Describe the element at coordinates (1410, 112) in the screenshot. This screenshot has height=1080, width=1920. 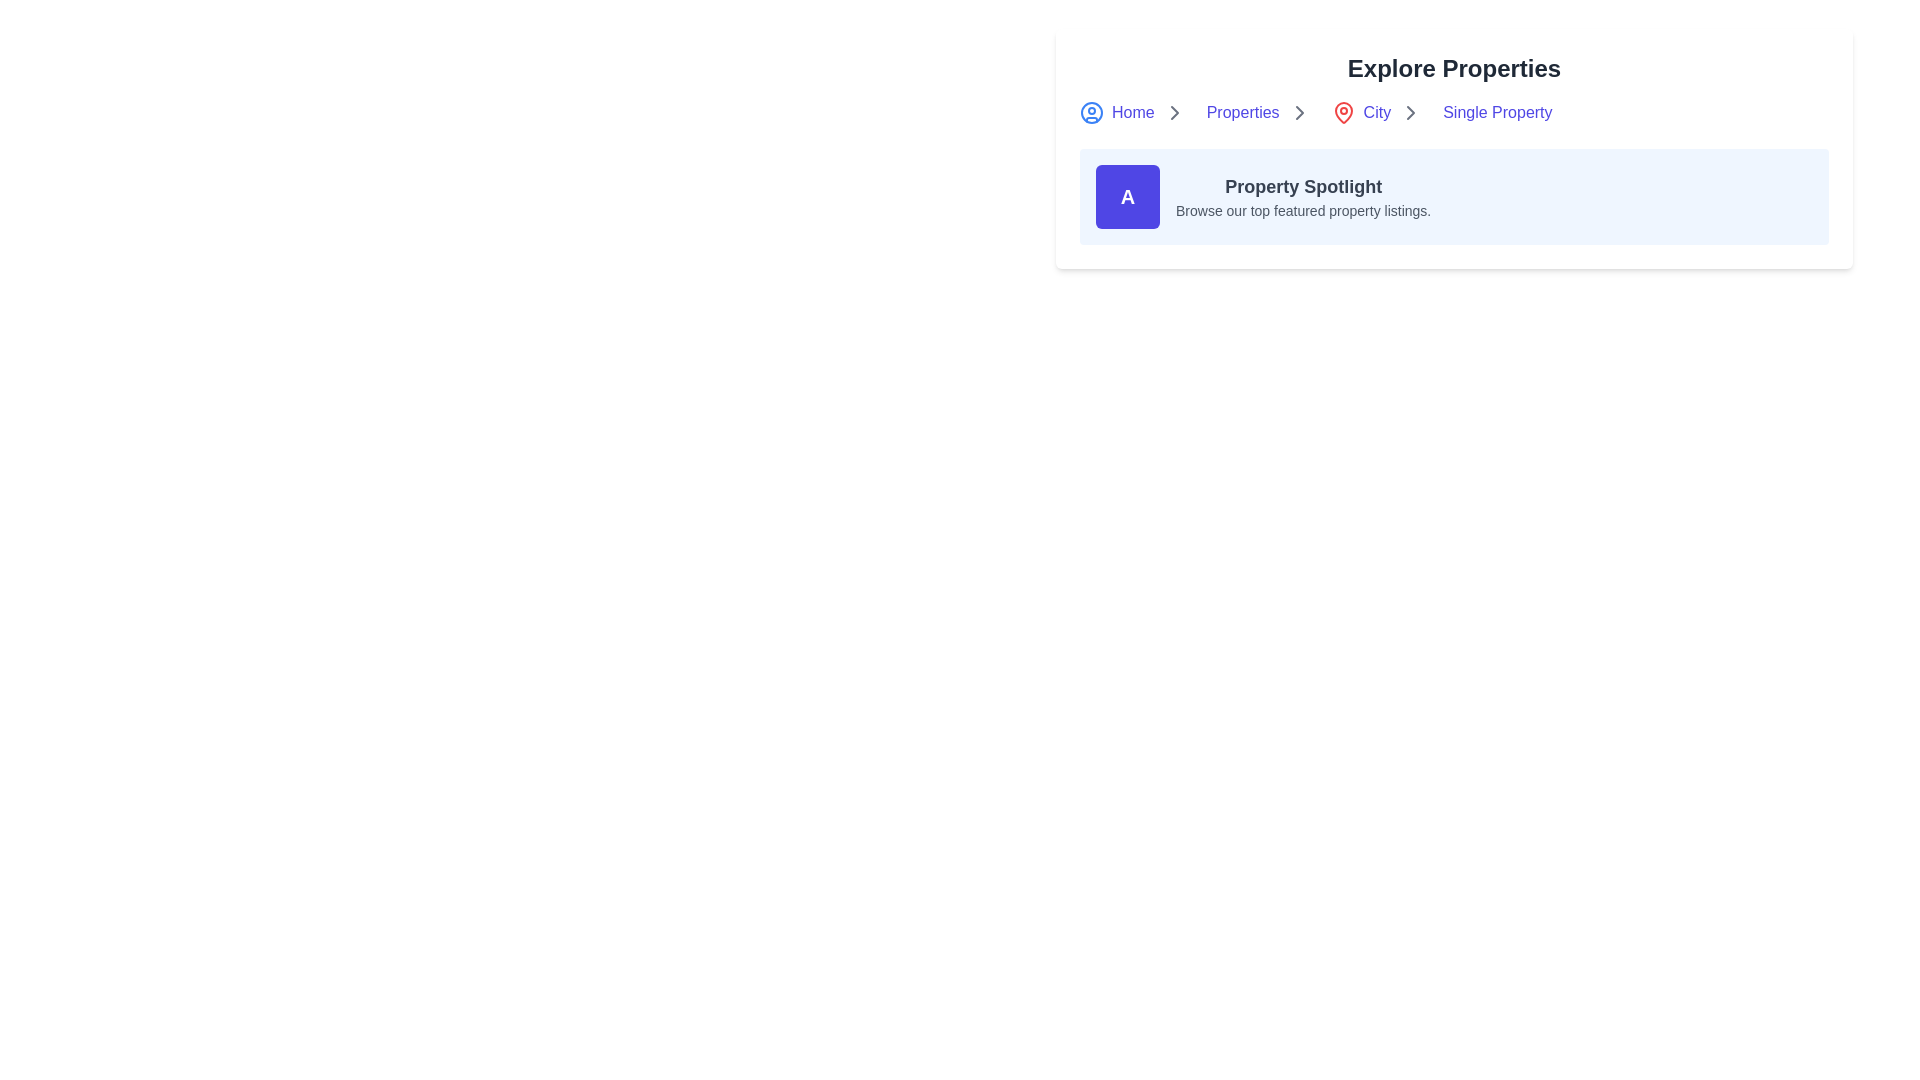
I see `the presence of the visual separator icon in the breadcrumb navigation, positioned between the 'City' link and the 'Single Property' link` at that location.